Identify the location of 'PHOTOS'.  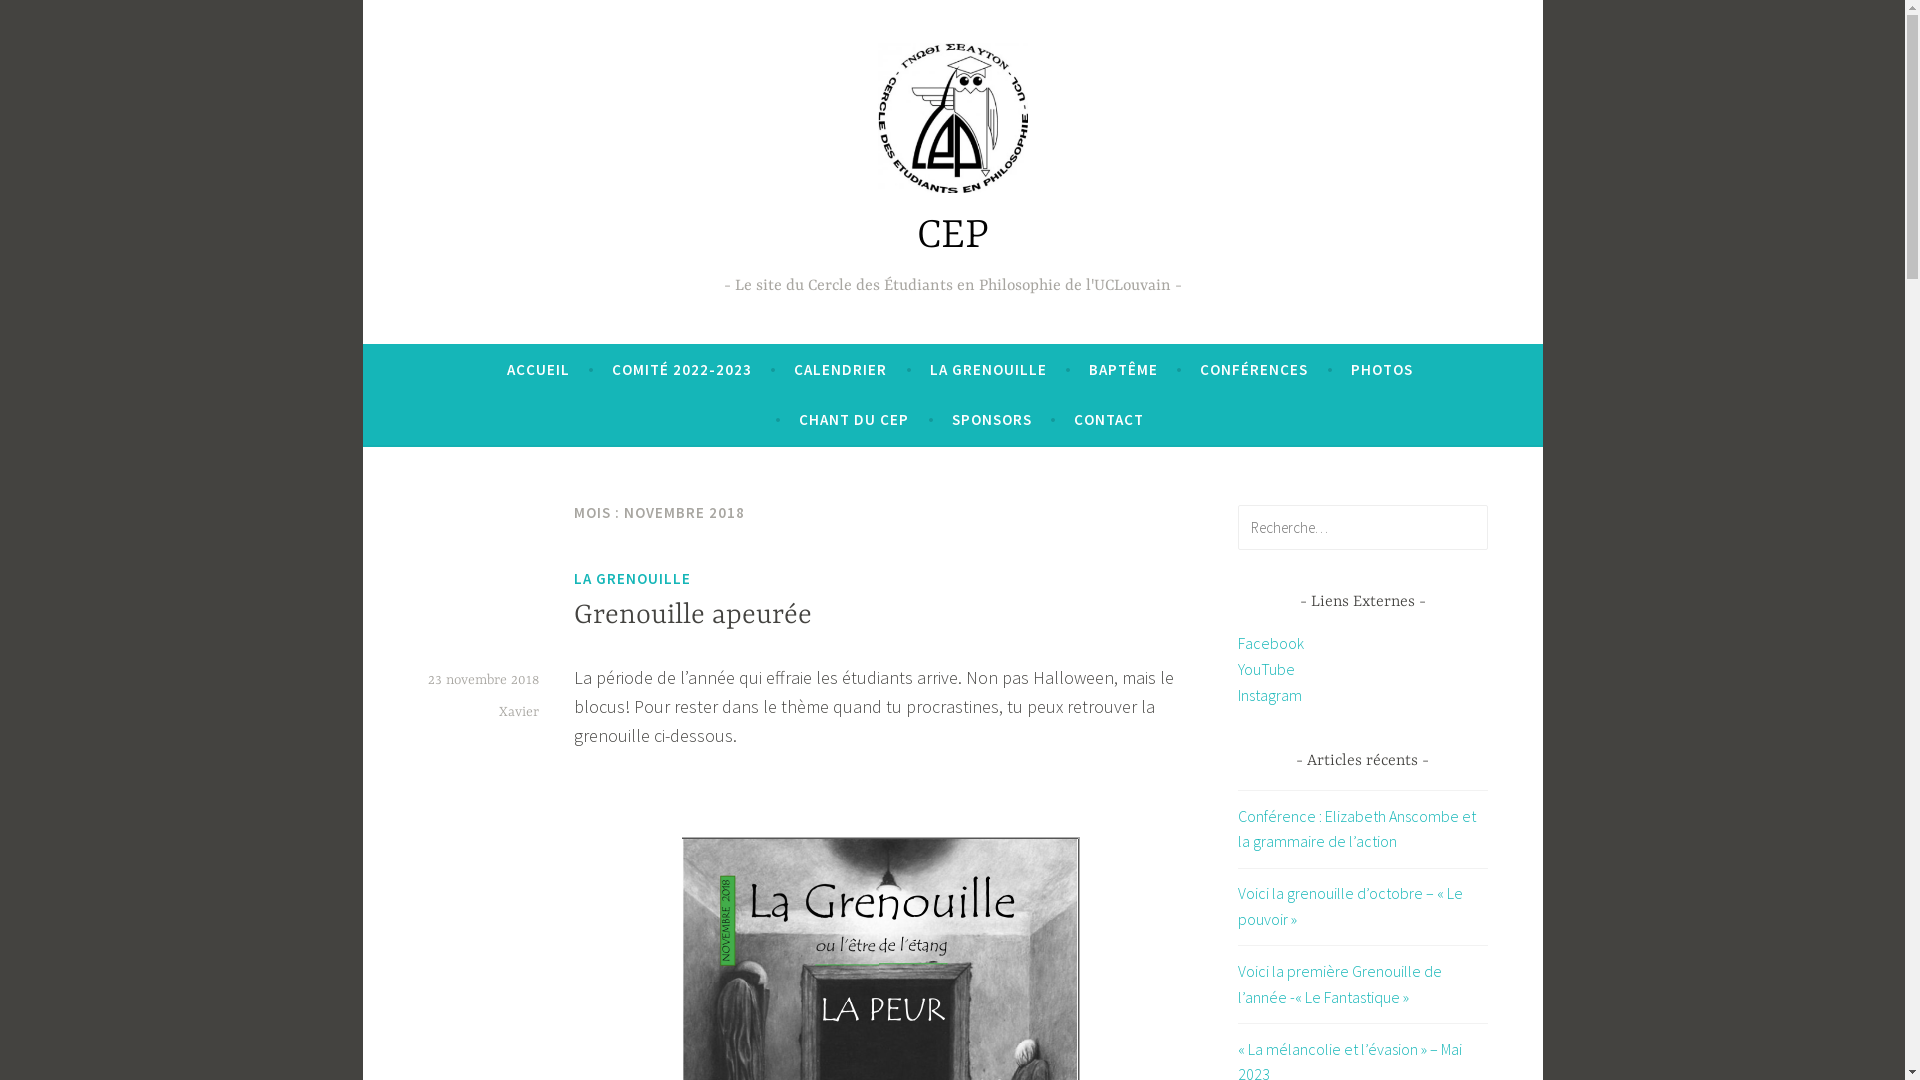
(1381, 370).